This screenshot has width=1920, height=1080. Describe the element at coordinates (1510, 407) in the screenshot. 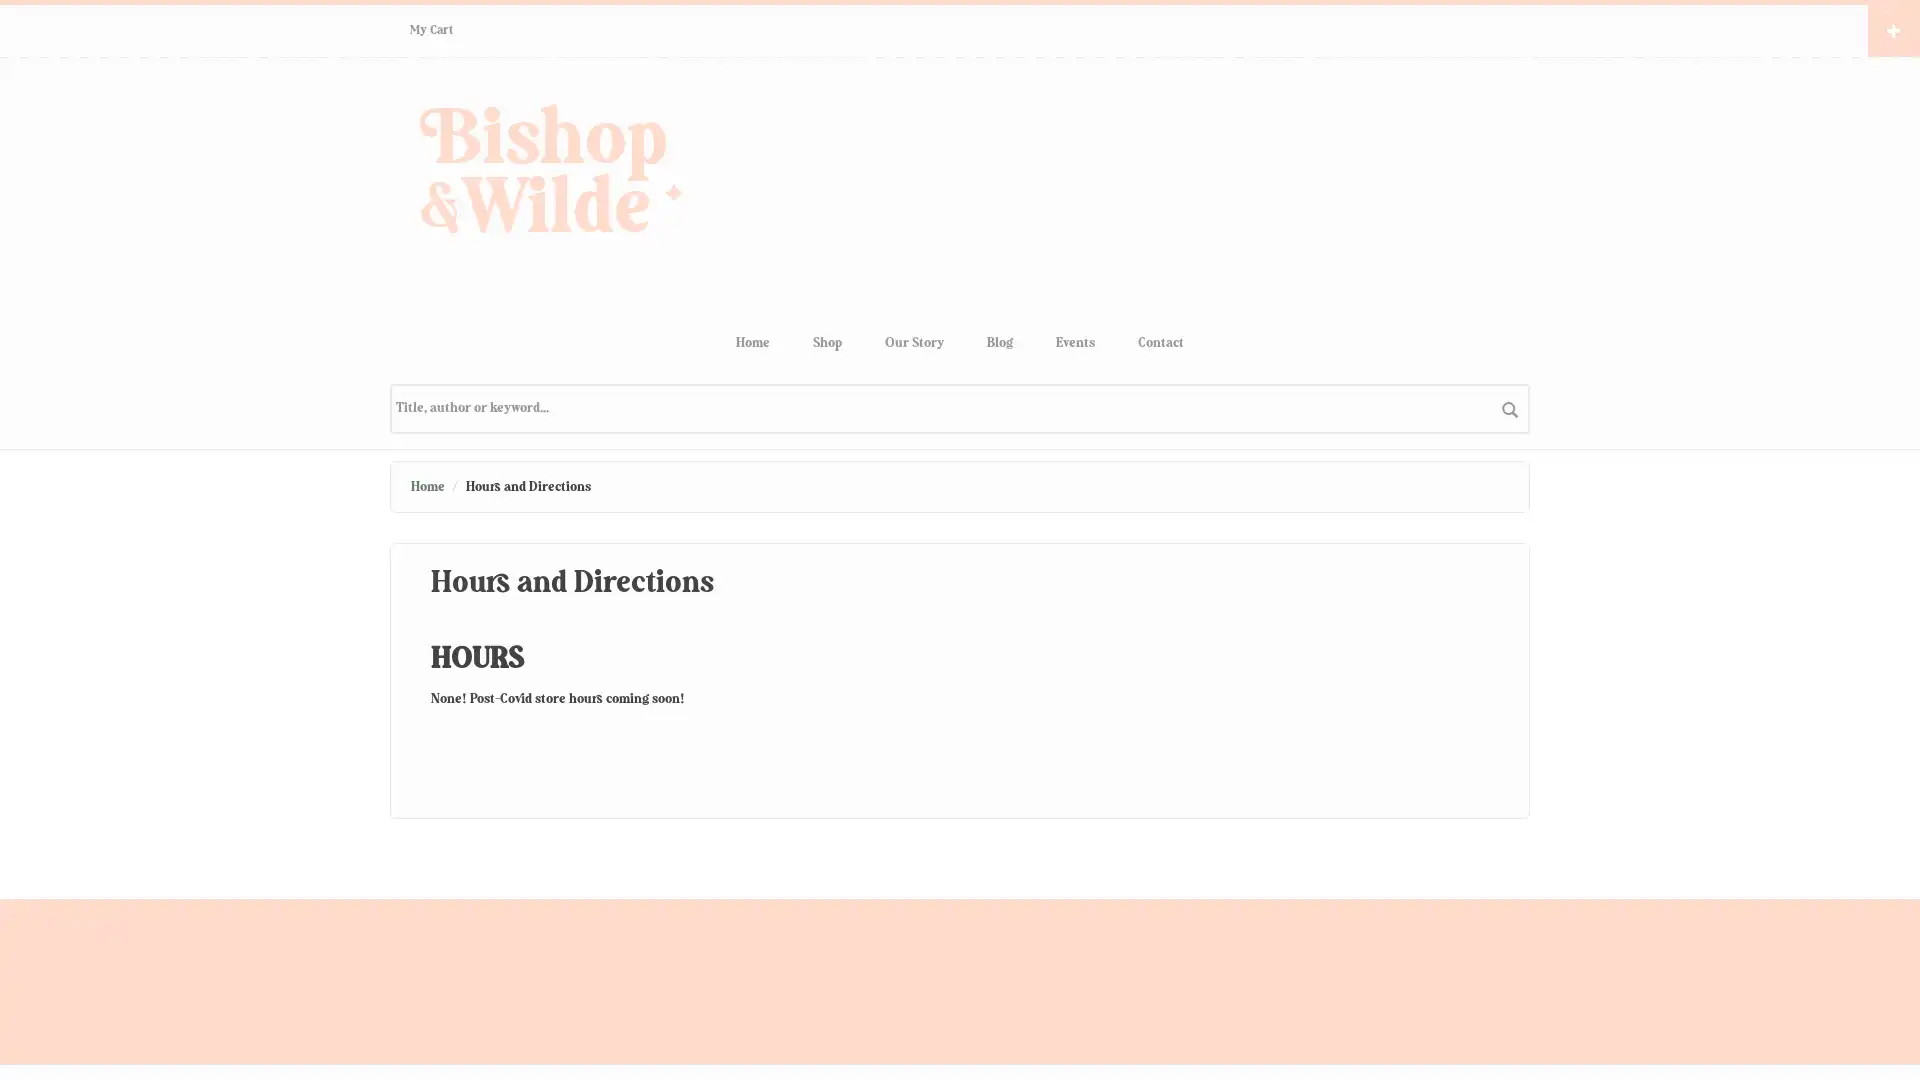

I see `search` at that location.